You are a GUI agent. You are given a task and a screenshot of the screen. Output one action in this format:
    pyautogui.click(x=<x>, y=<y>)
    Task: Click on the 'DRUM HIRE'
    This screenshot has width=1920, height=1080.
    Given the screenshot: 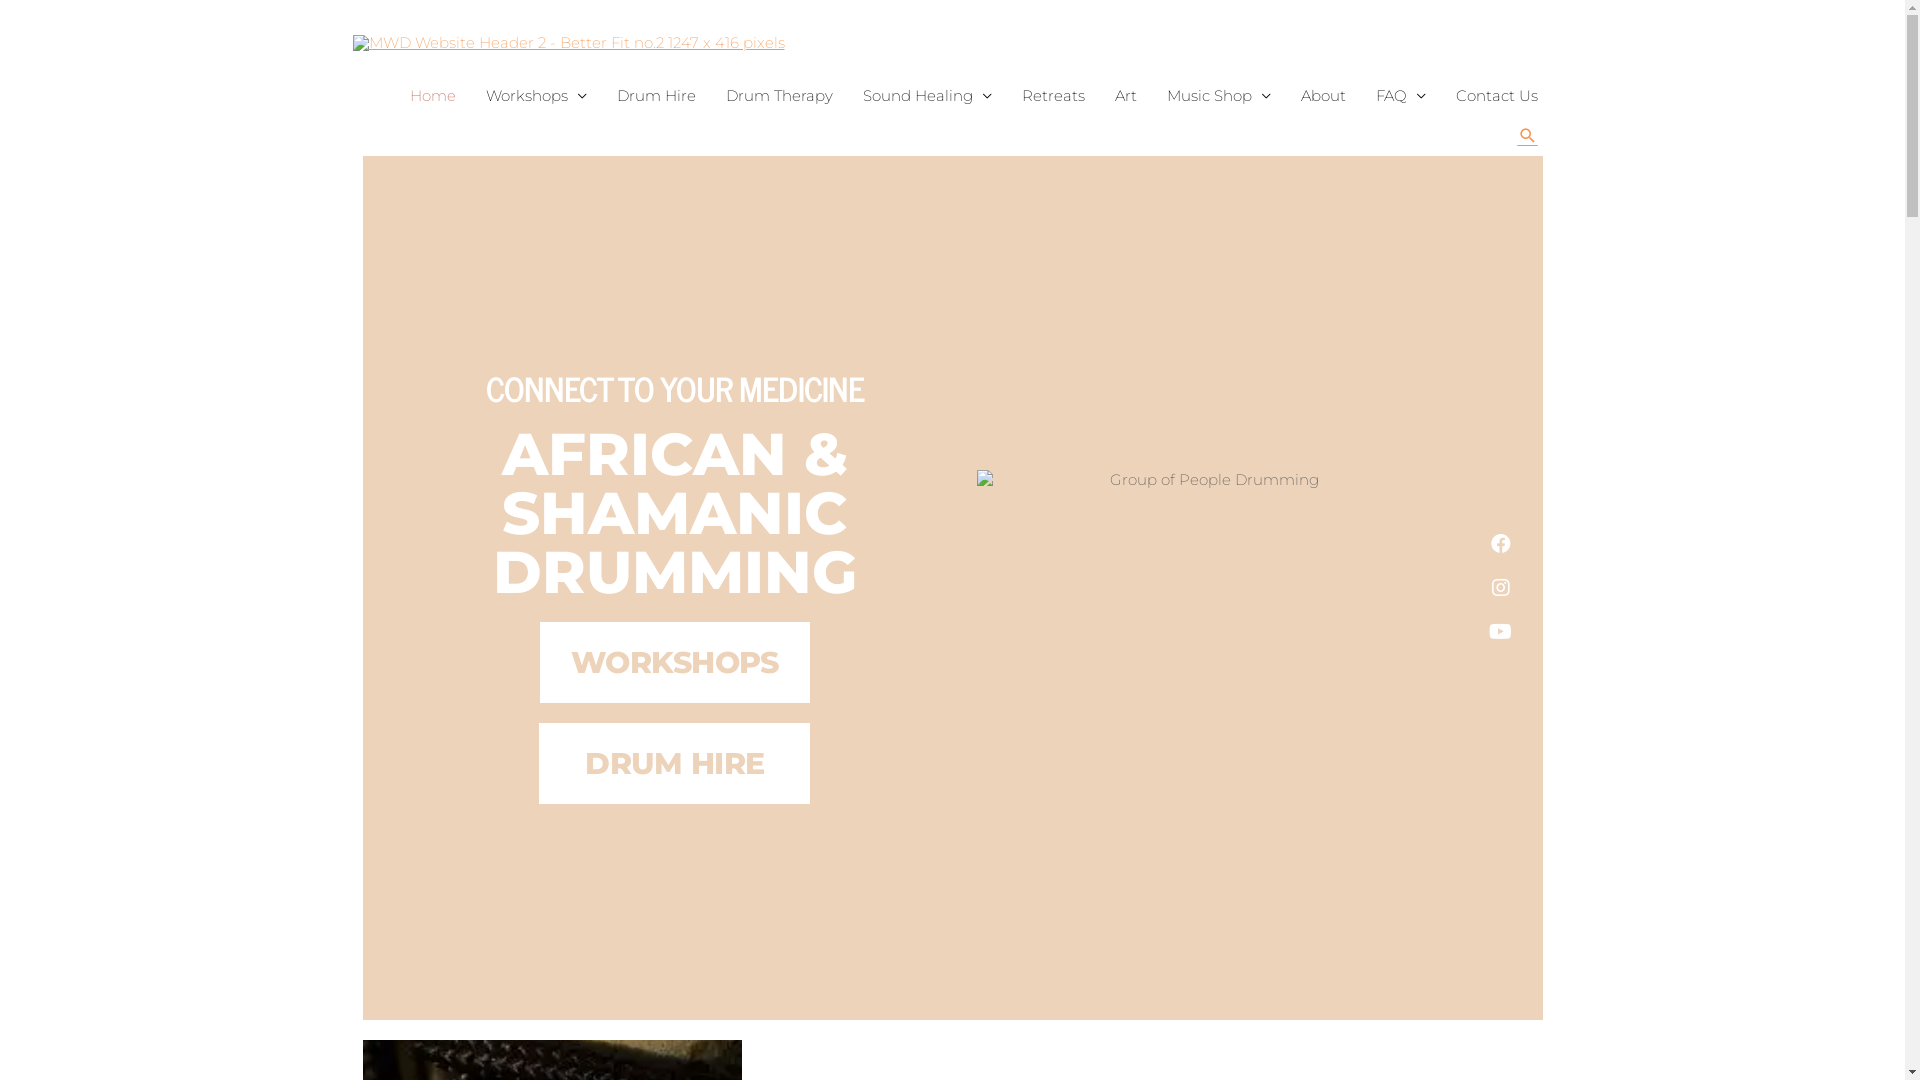 What is the action you would take?
    pyautogui.click(x=674, y=763)
    